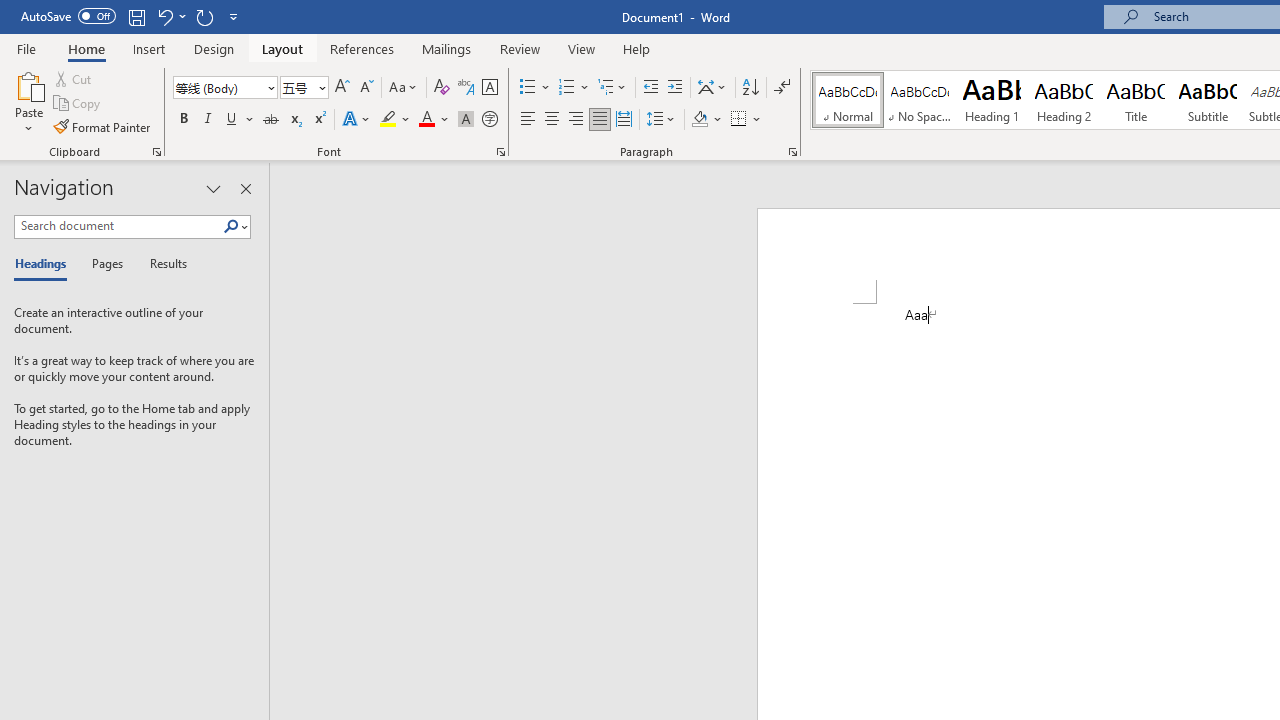 The width and height of the screenshot is (1280, 720). I want to click on 'Subtitle', so click(1207, 100).